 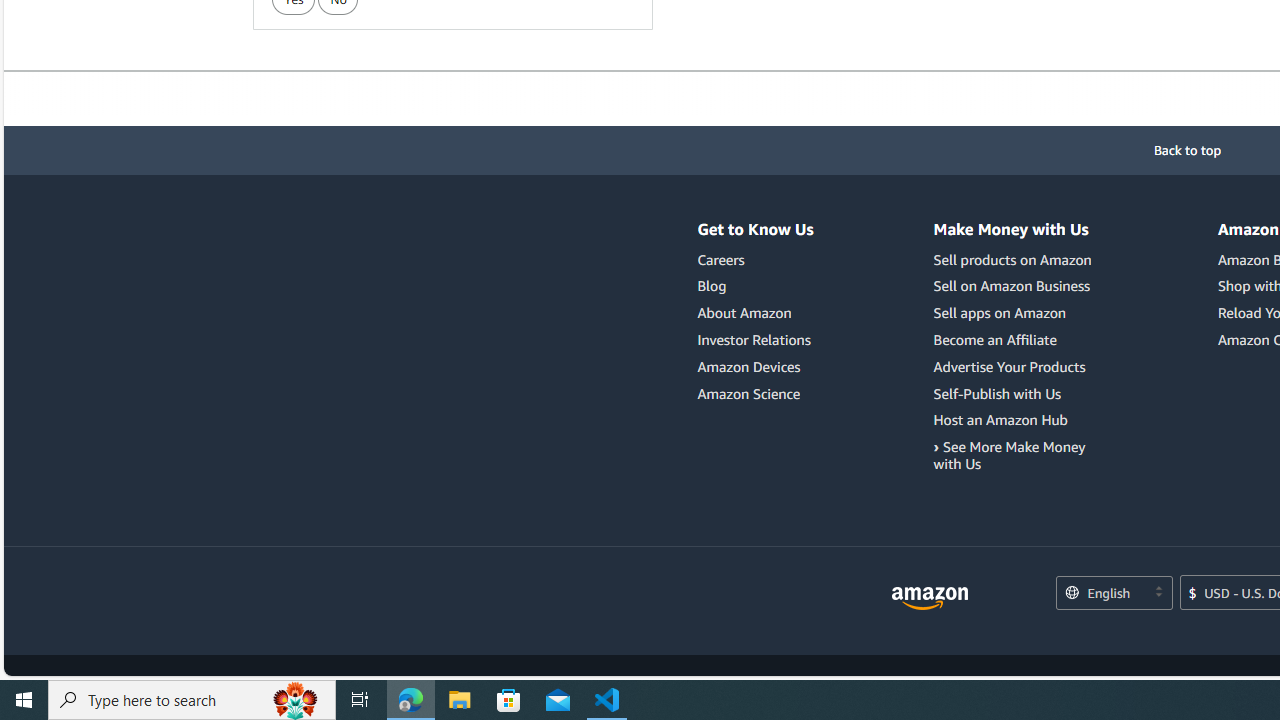 What do you see at coordinates (748, 393) in the screenshot?
I see `'Amazon Science'` at bounding box center [748, 393].